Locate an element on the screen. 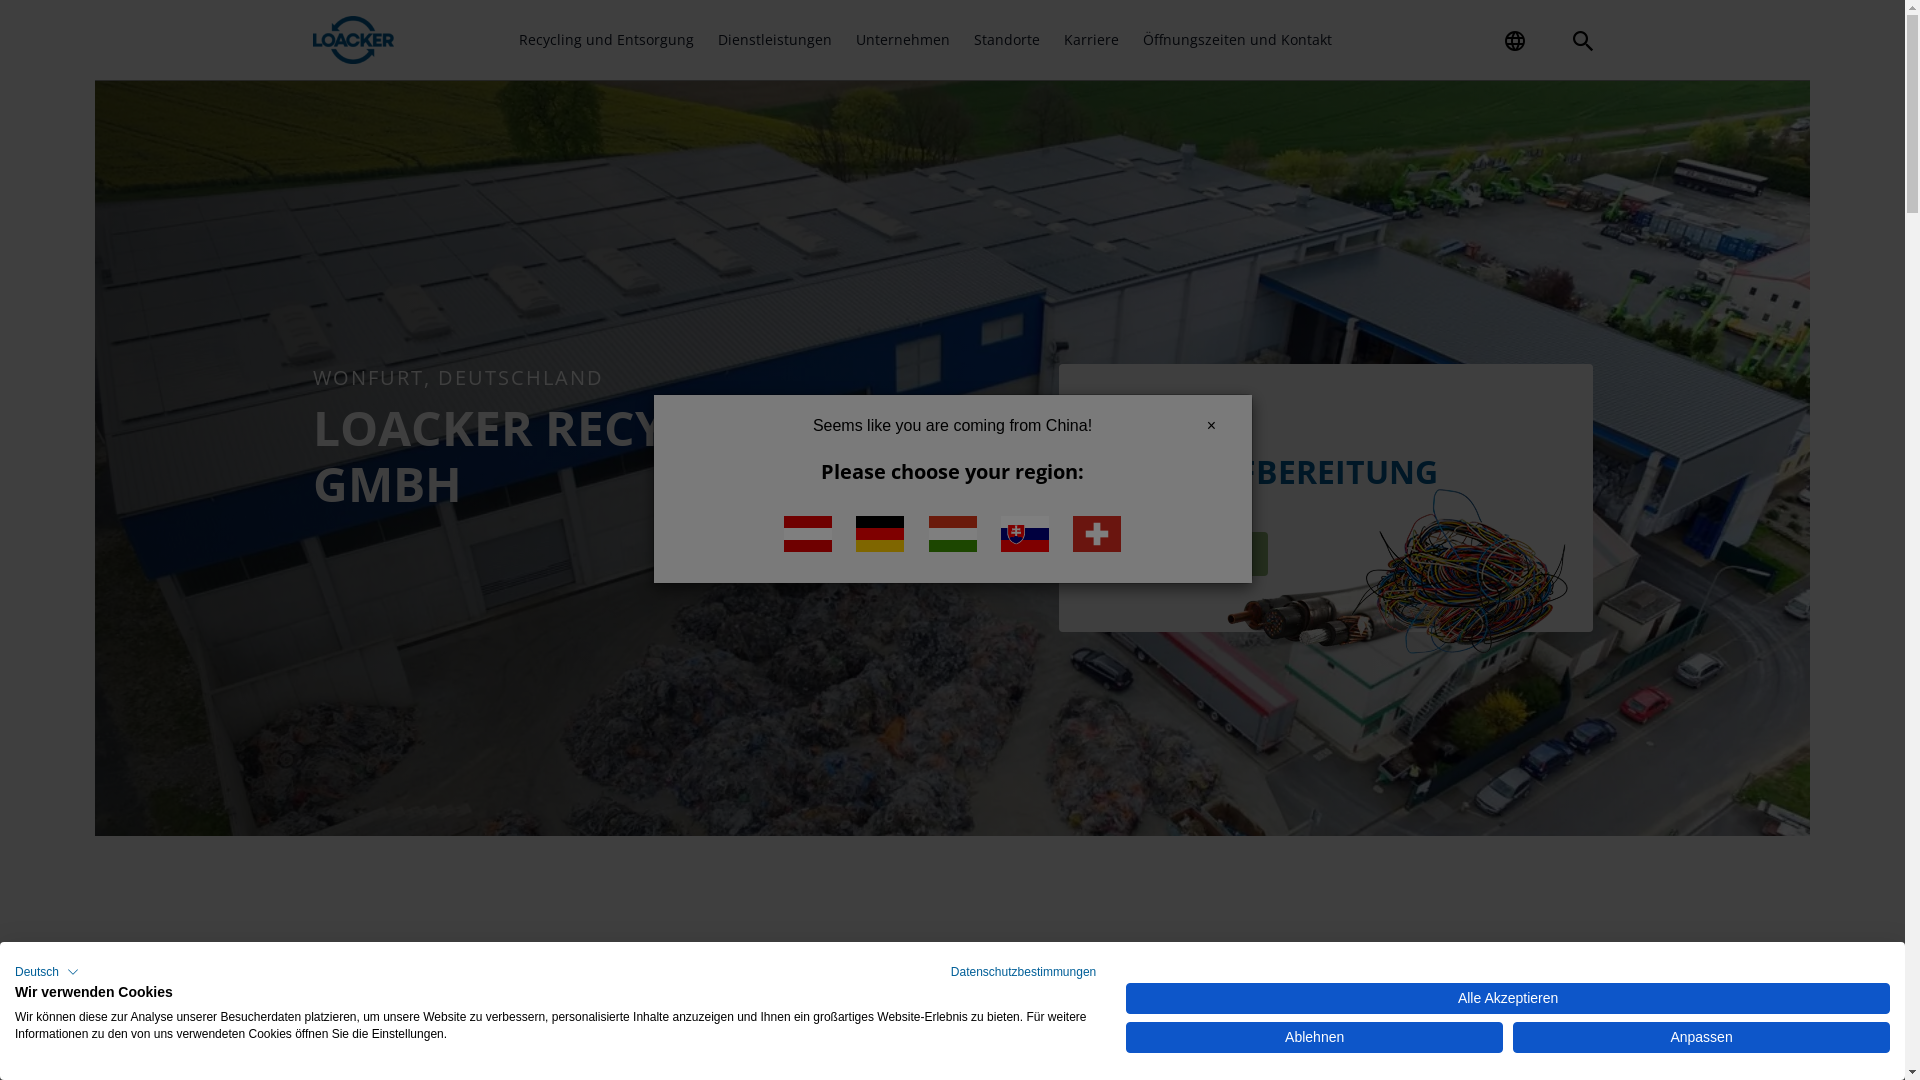 This screenshot has height=1080, width=1920. 'Karriere' is located at coordinates (1090, 39).